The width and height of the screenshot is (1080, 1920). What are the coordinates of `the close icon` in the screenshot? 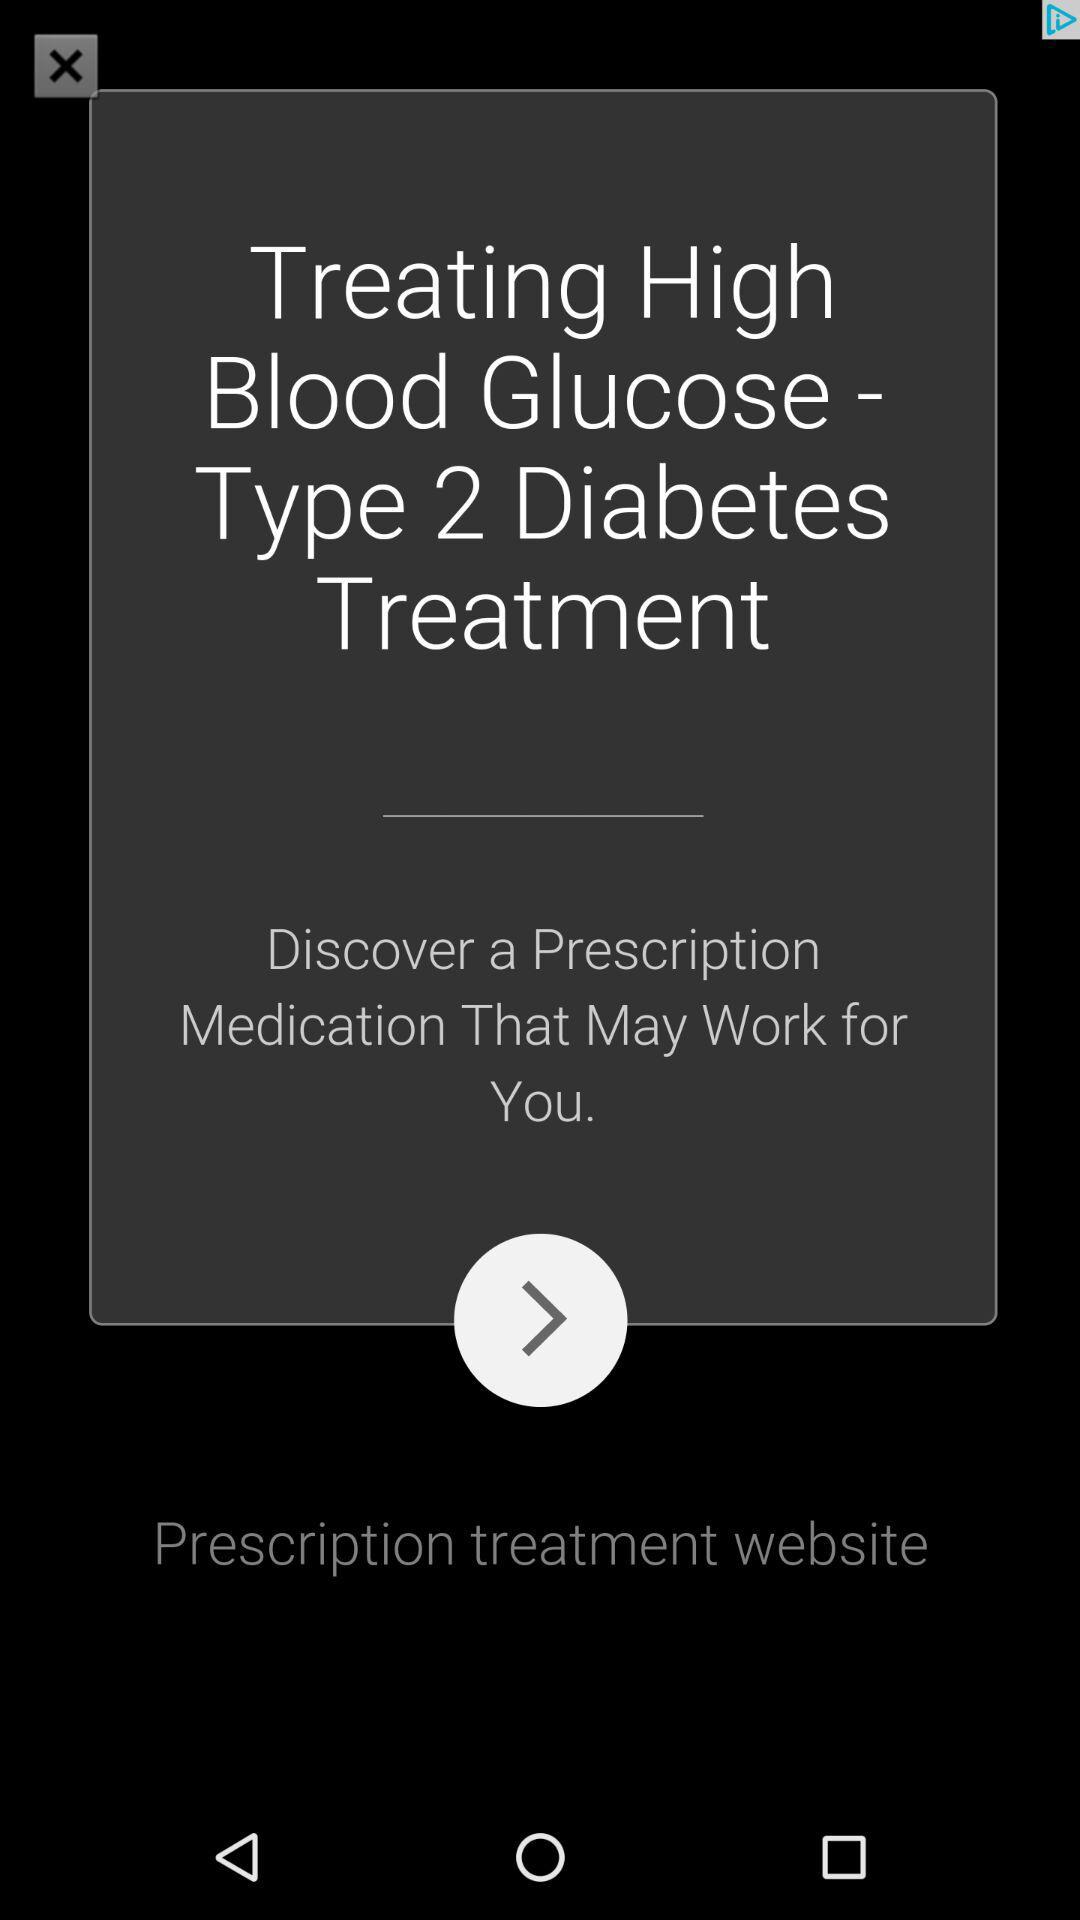 It's located at (64, 70).